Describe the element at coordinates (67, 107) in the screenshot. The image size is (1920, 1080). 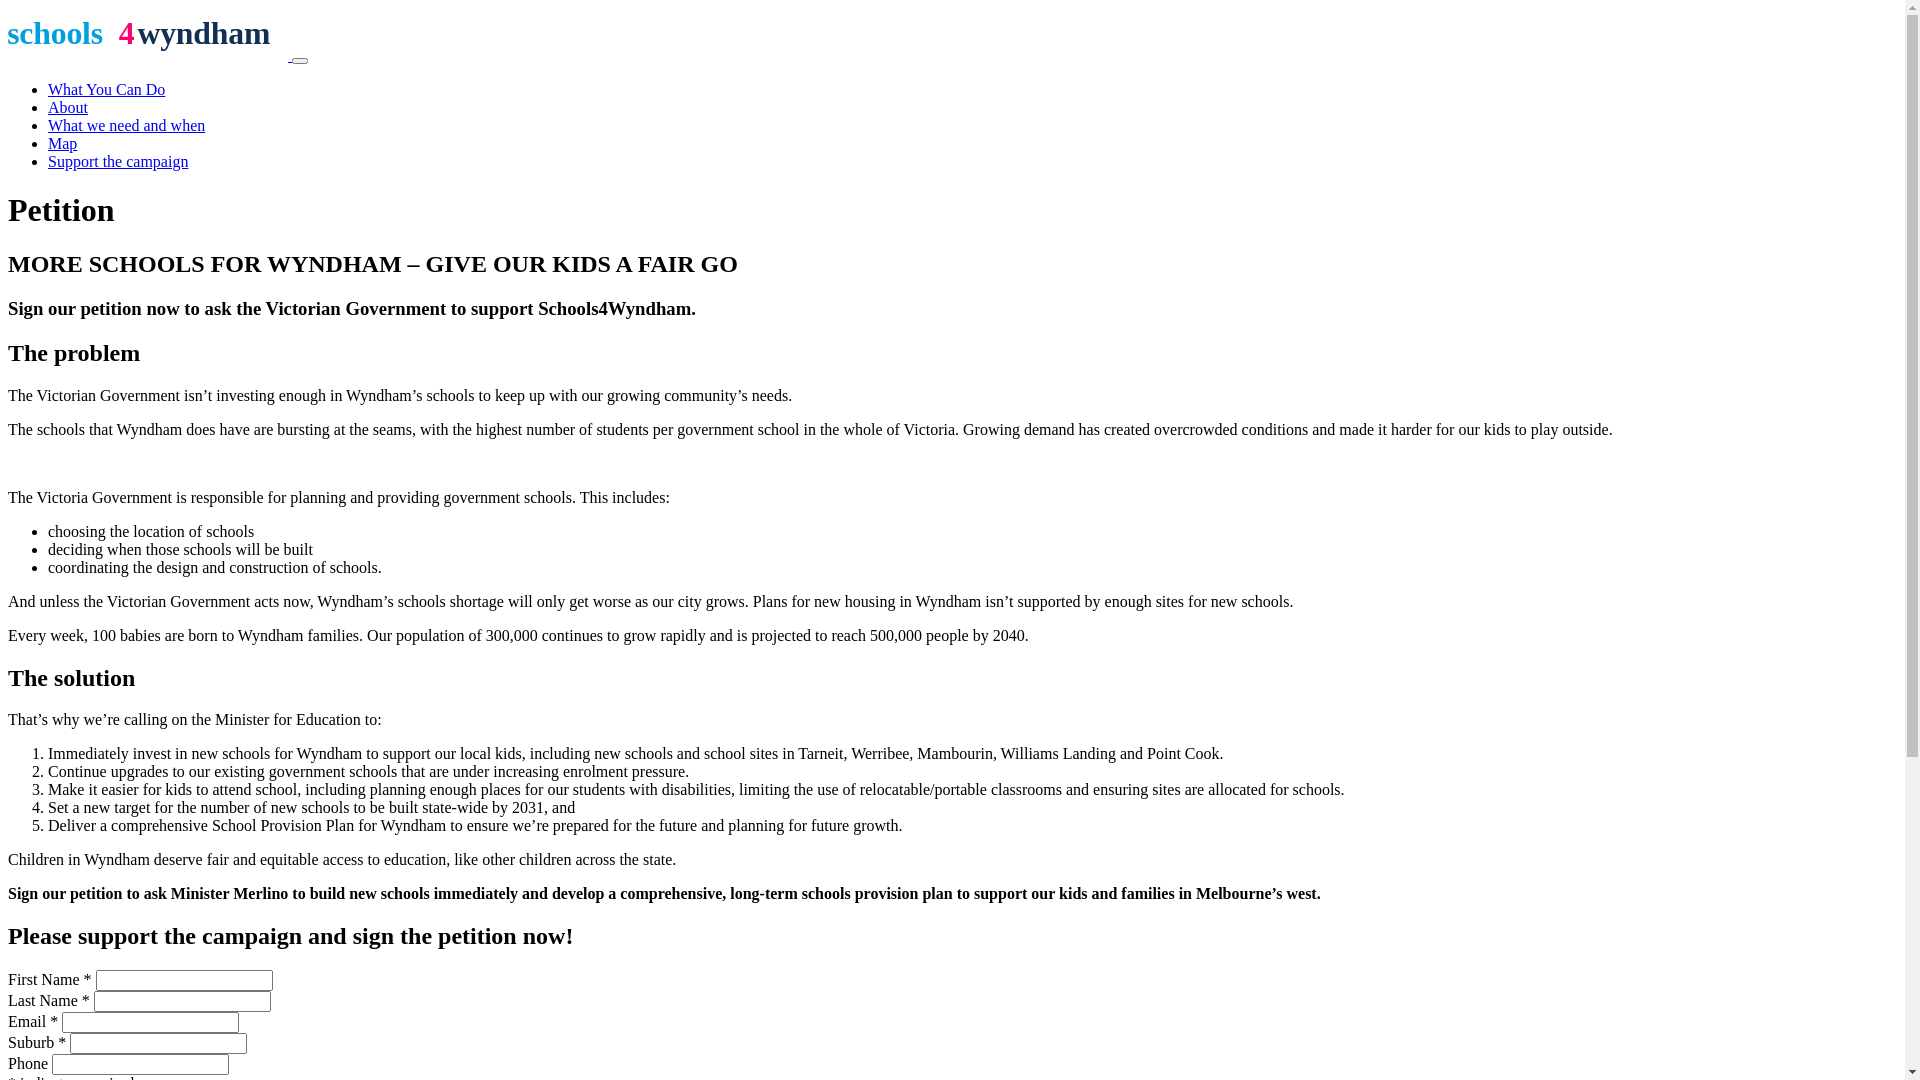
I see `'About'` at that location.